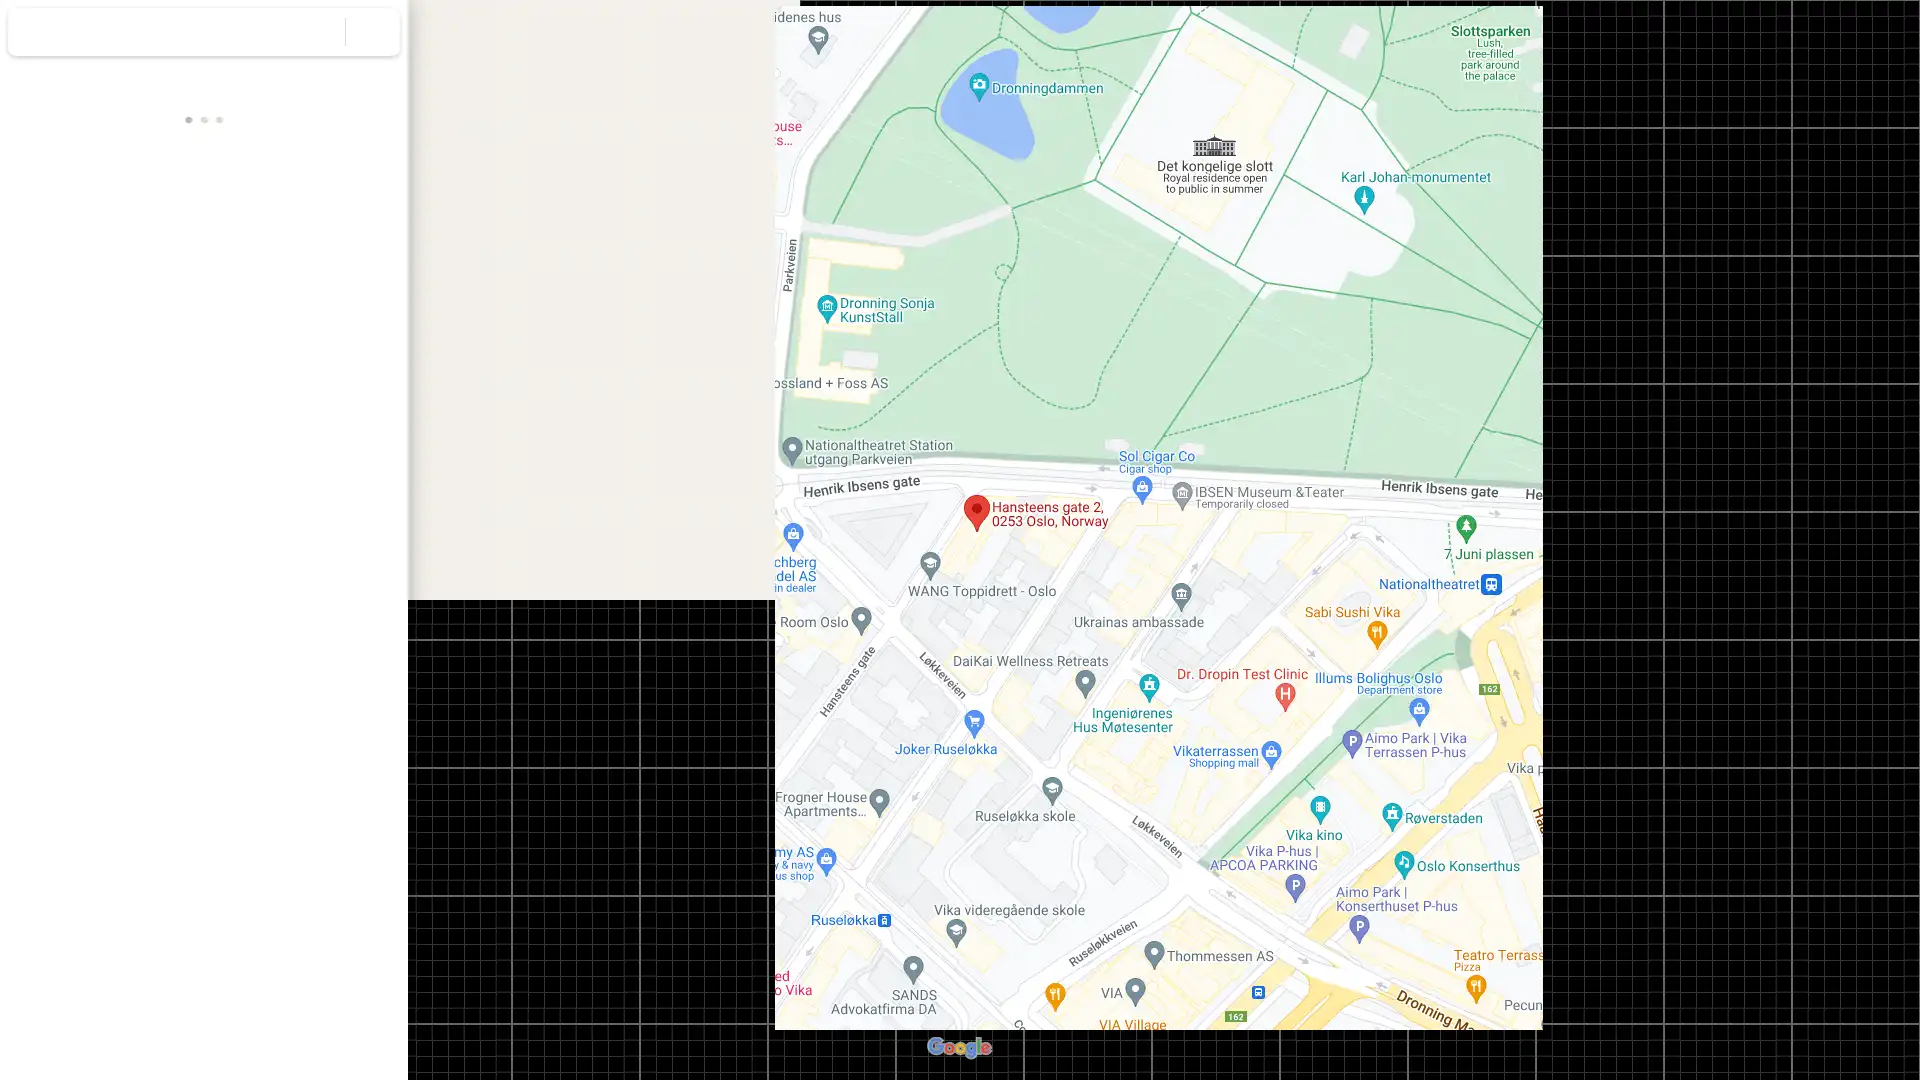 The image size is (1920, 1080). Describe the element at coordinates (275, 407) in the screenshot. I see `Send Hansteens gate 2 to your phone` at that location.